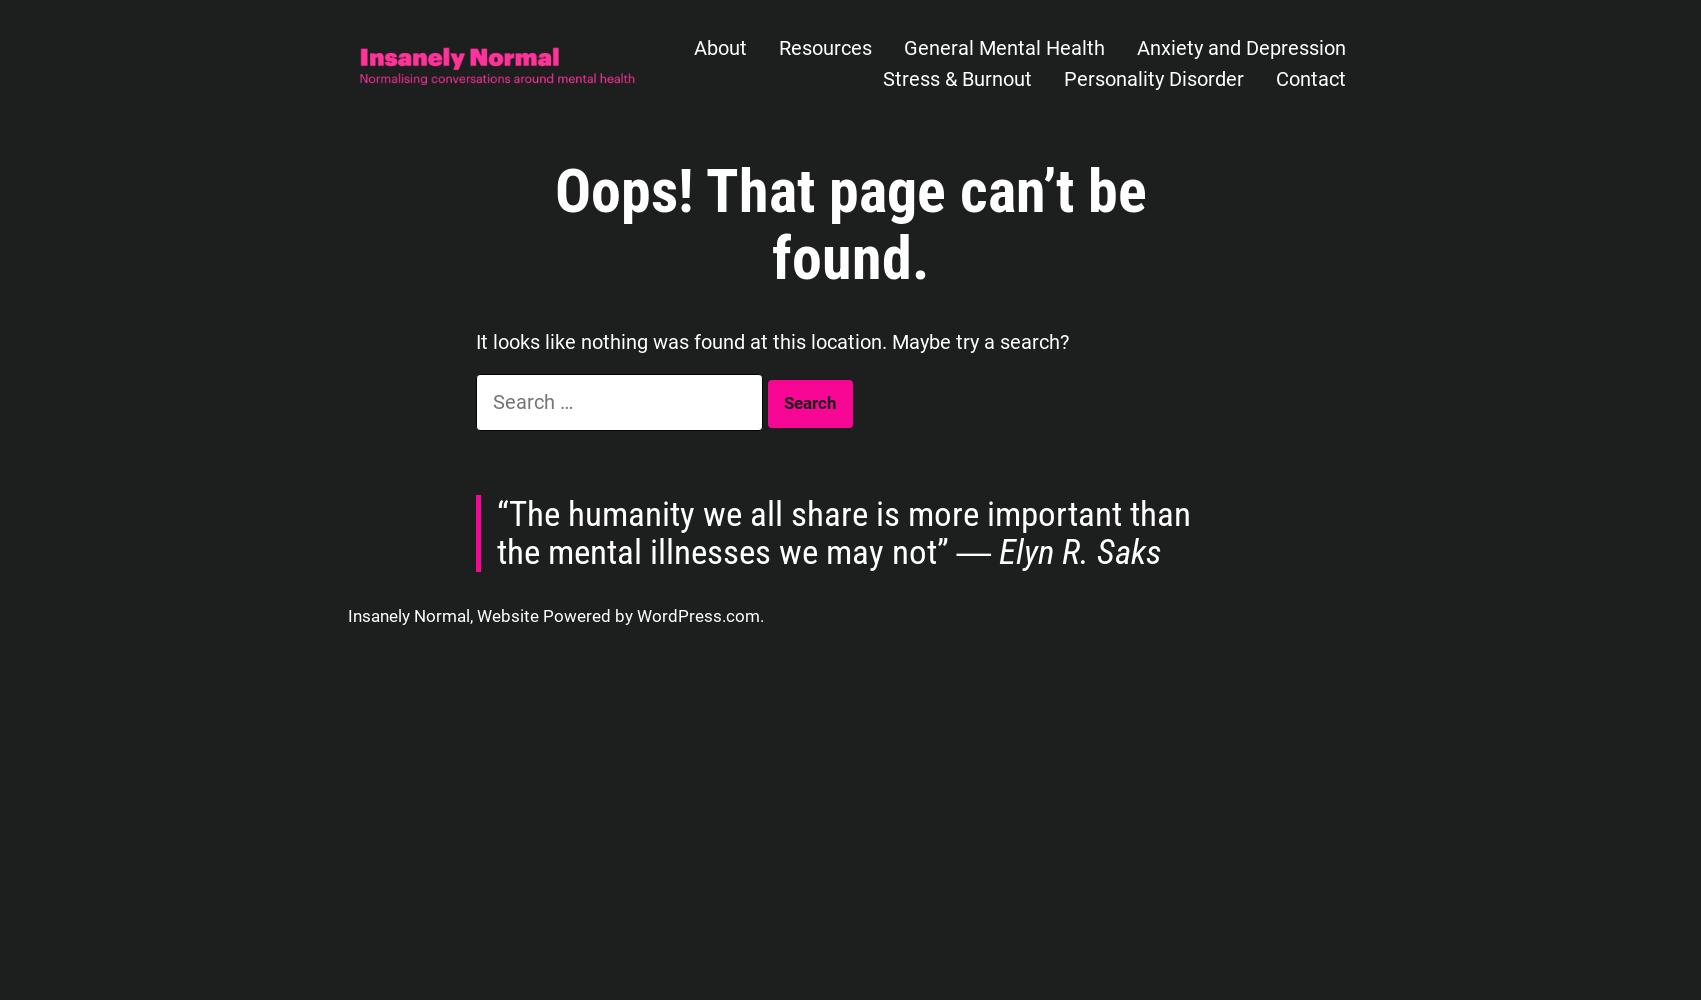 The image size is (1701, 1000). I want to click on 'Anxiety and Depression', so click(1240, 48).